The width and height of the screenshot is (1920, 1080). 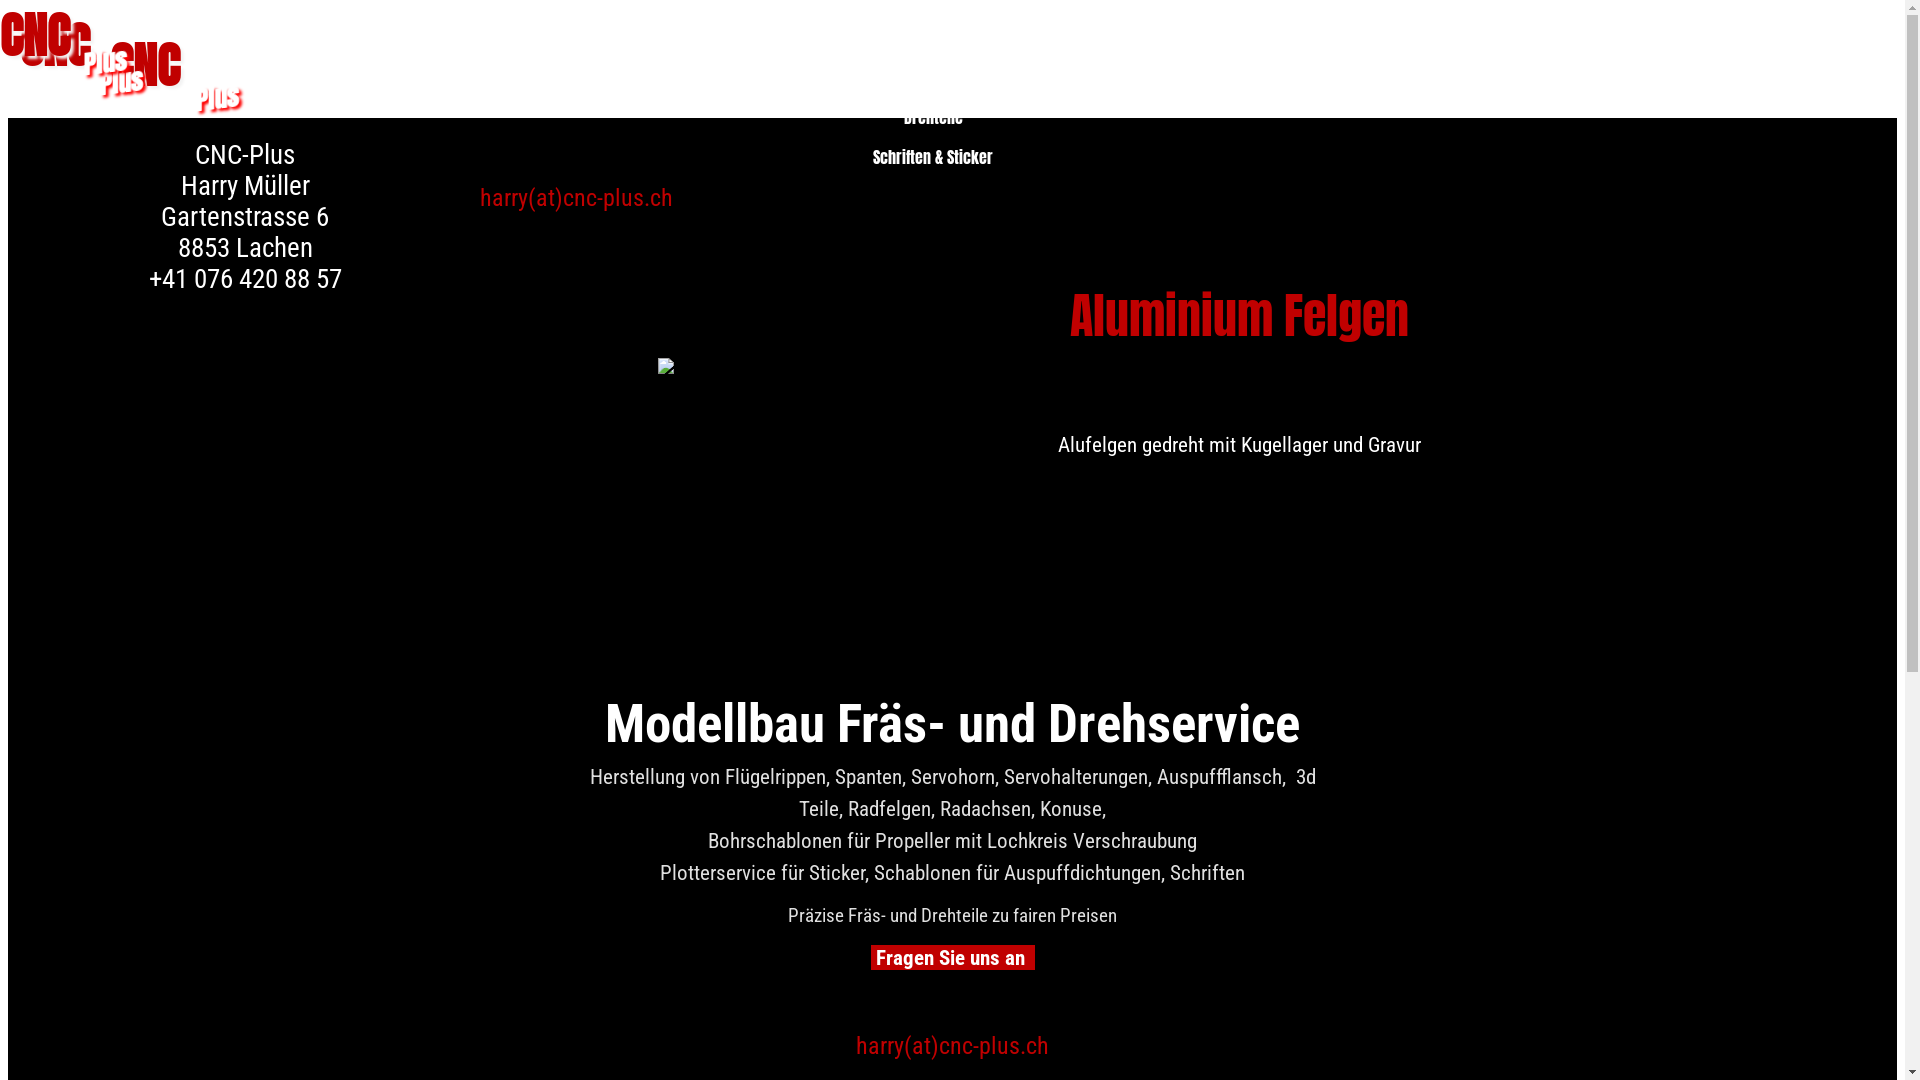 I want to click on 'Unsere Leistungen', so click(x=924, y=50).